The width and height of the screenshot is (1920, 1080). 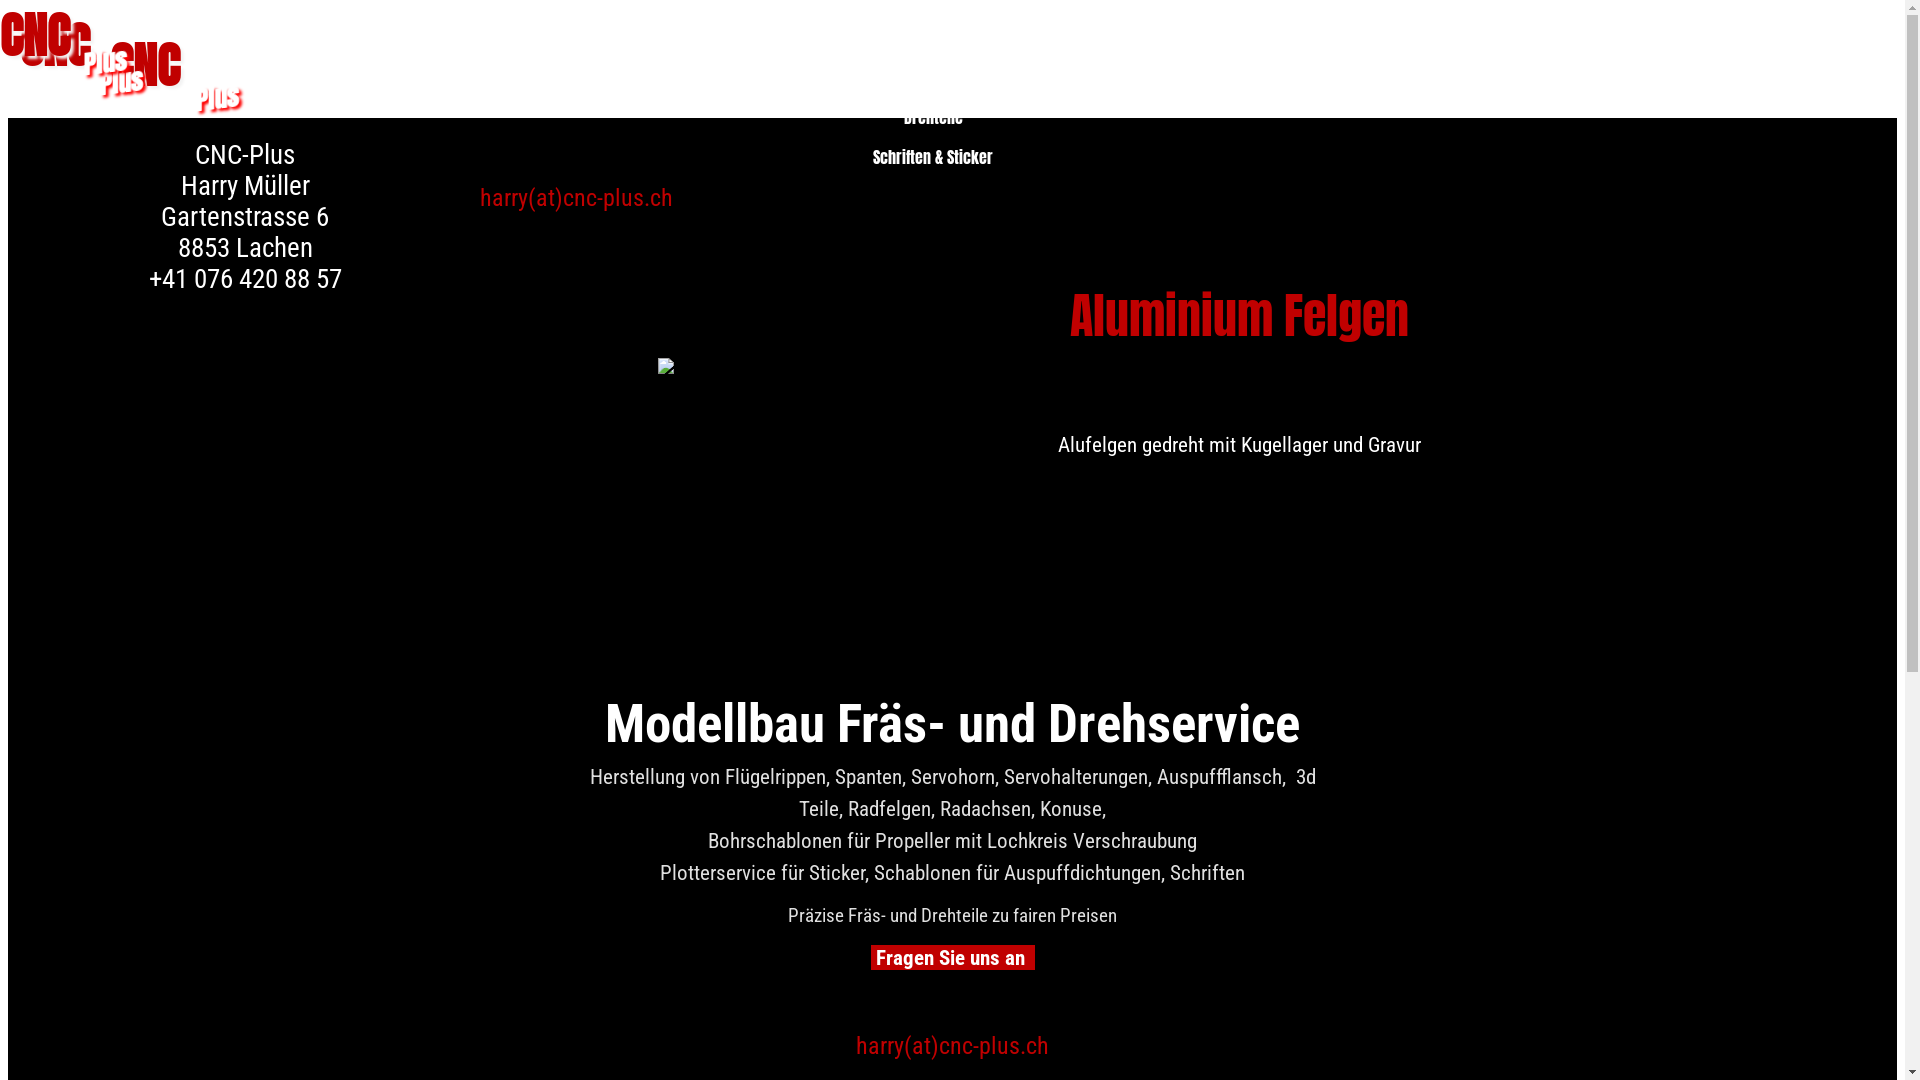 I want to click on 'Unsere Leistungen', so click(x=924, y=50).